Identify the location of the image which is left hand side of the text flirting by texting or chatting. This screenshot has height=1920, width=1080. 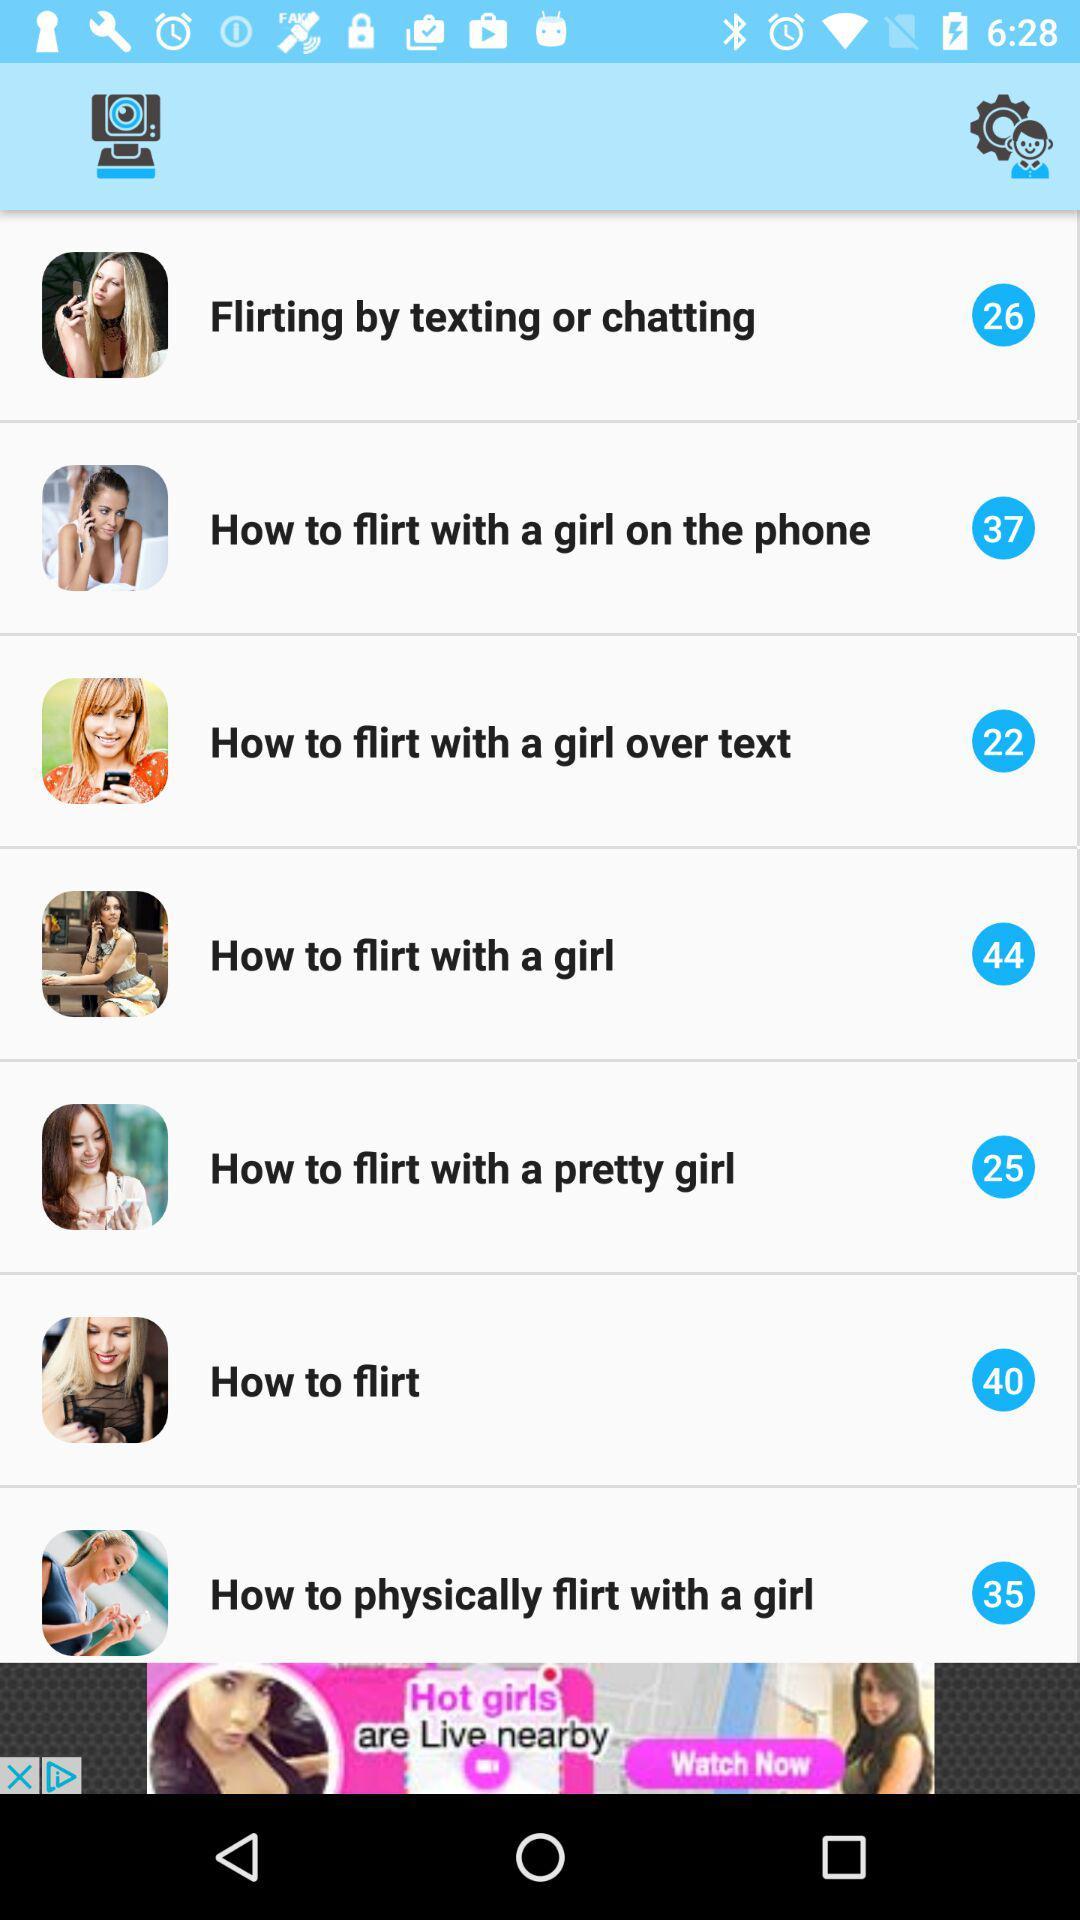
(104, 314).